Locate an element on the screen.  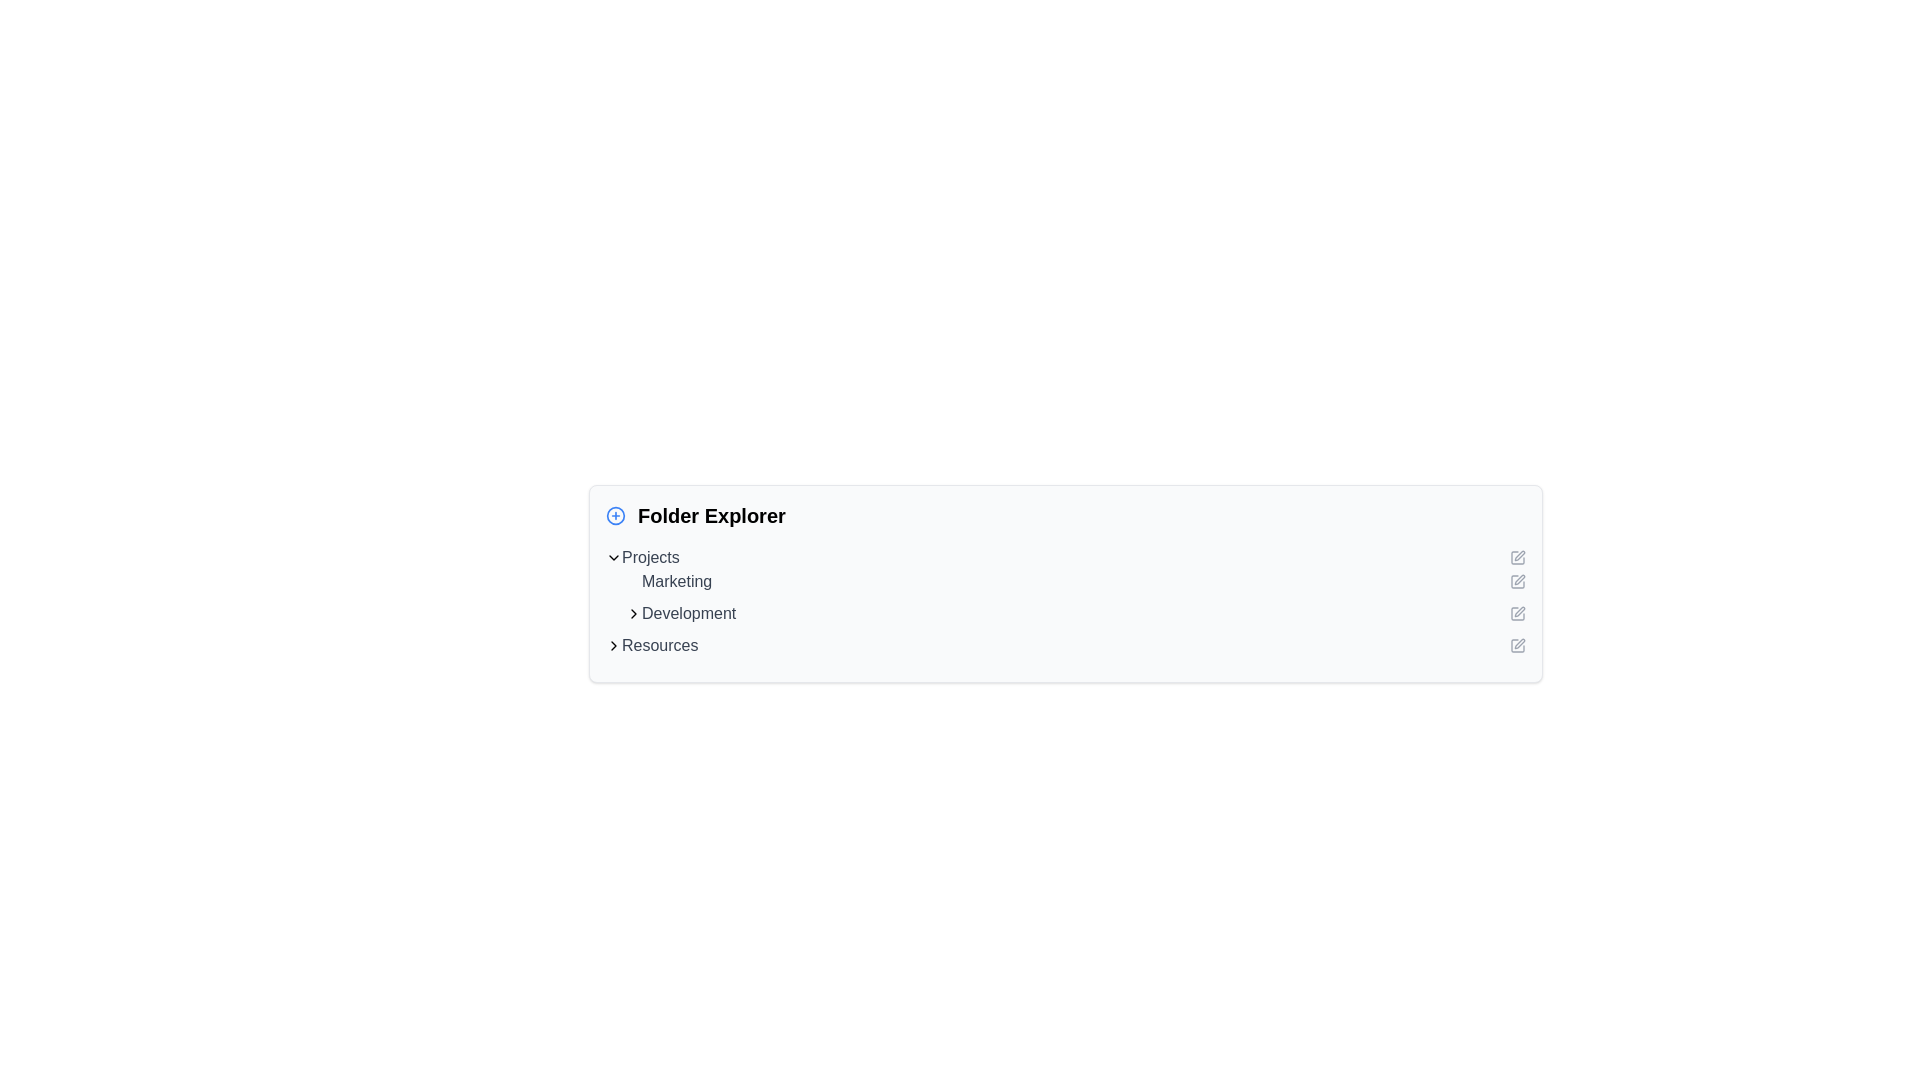
the icon button used for adding a new folder, which is positioned to the left of the 'Folder Explorer' title is located at coordinates (614, 515).